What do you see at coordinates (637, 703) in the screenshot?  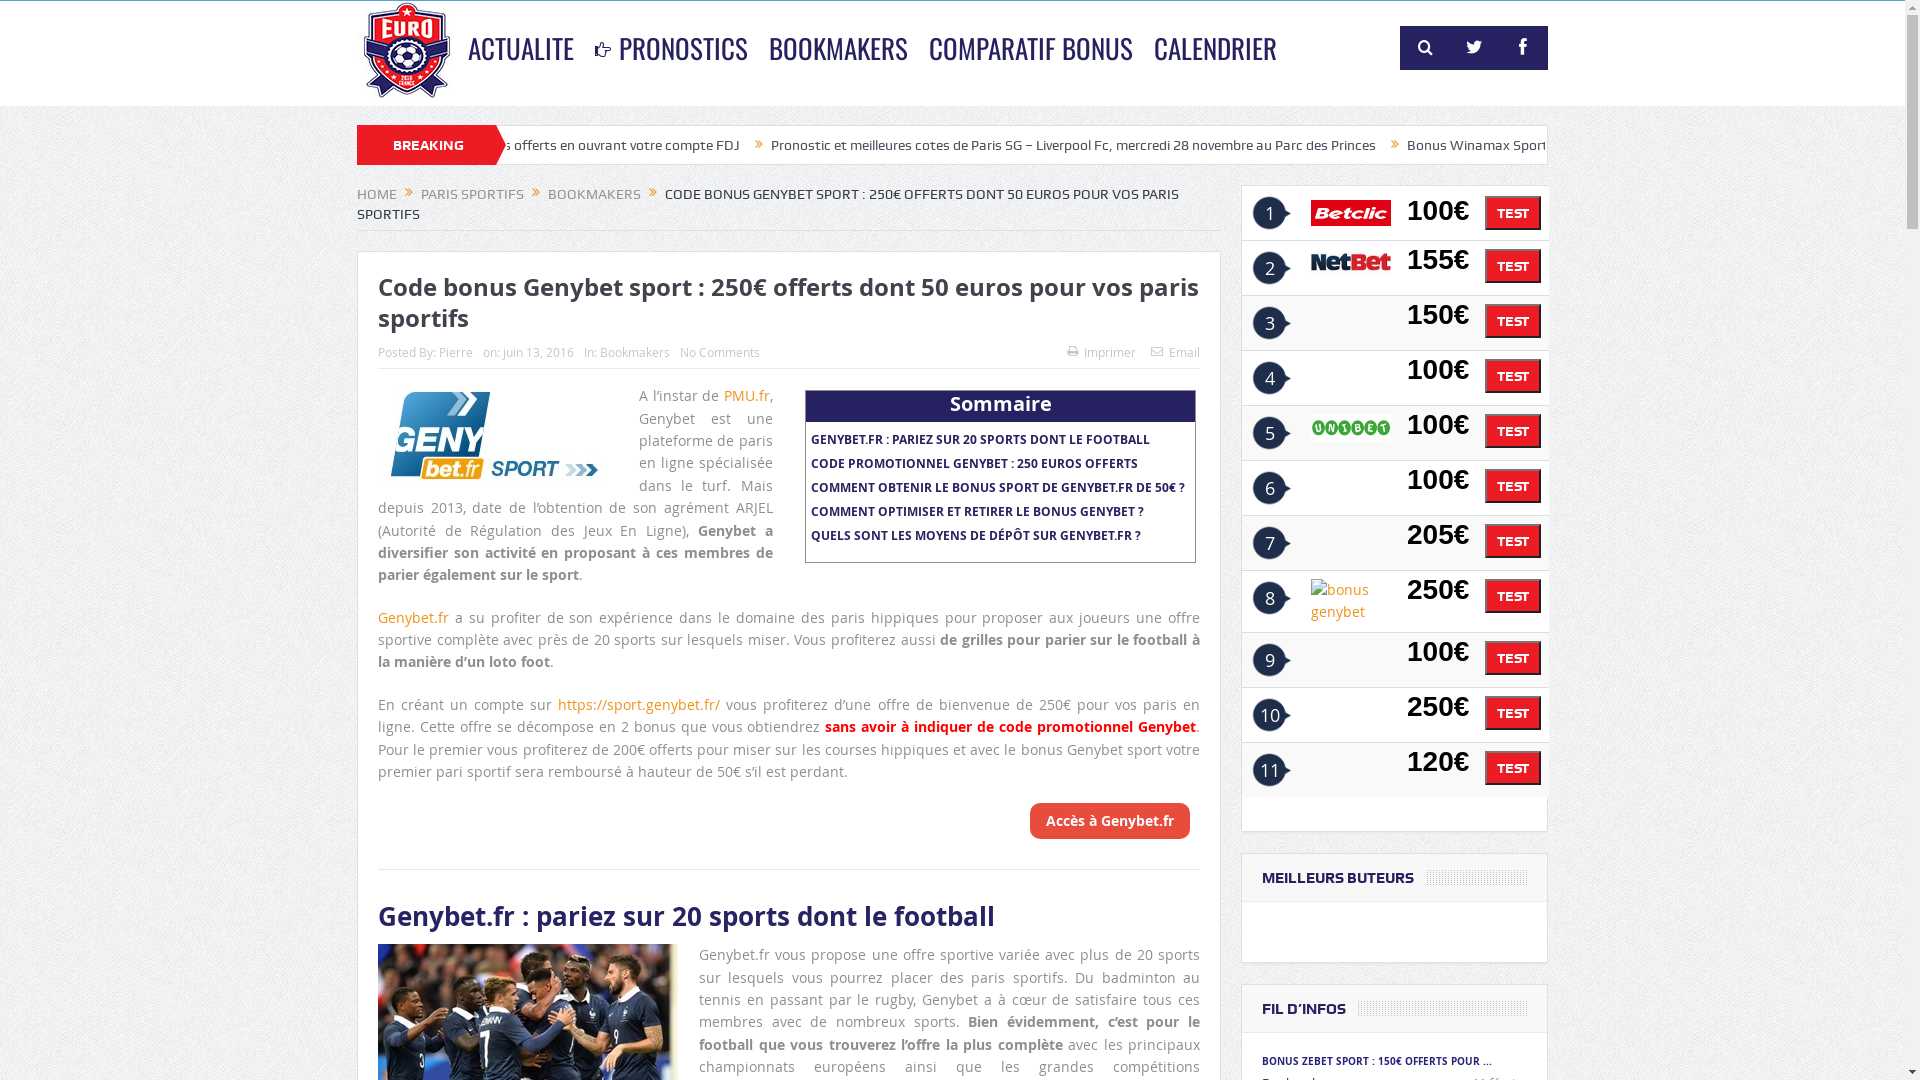 I see `'https://sport.genybet.fr/'` at bounding box center [637, 703].